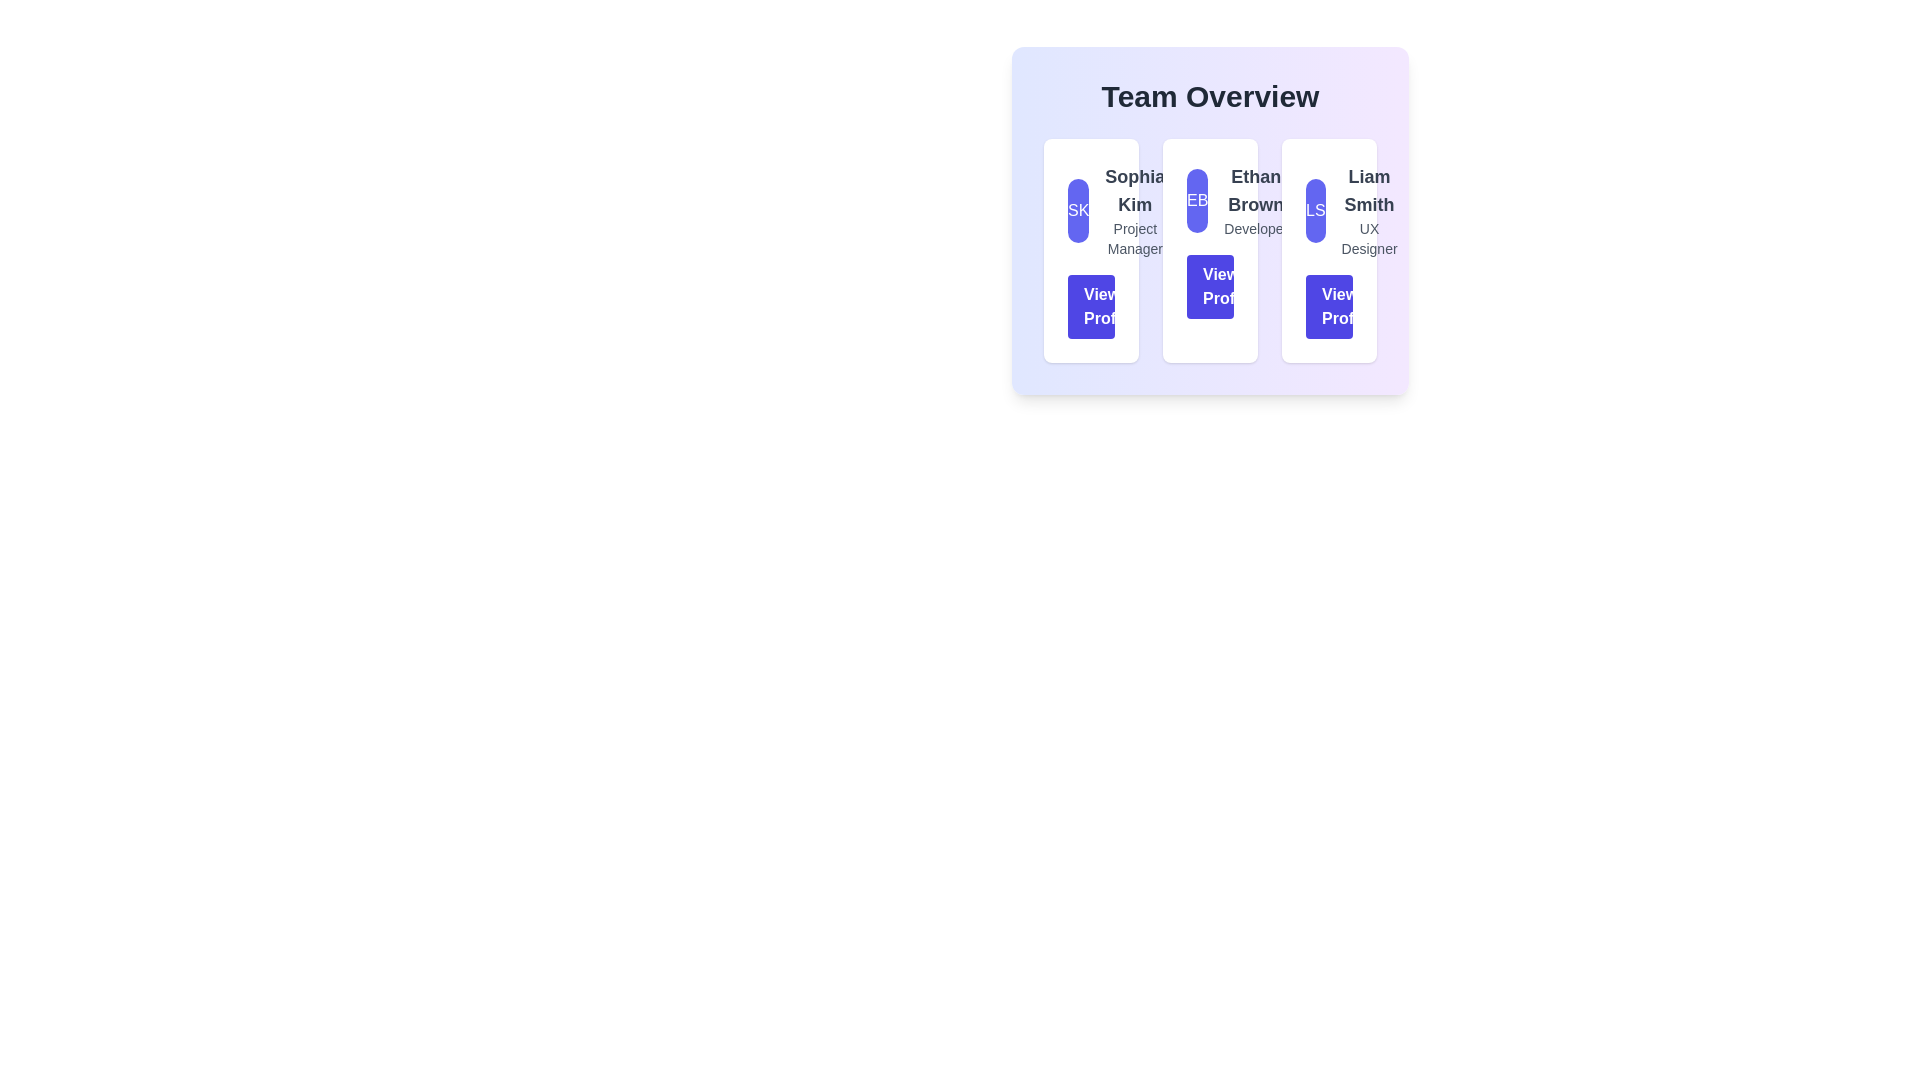 The width and height of the screenshot is (1920, 1080). I want to click on the text label indicating the name of the team member 'Ethan Brown', which is located in the middle column of the 'Team Overview' section, above the 'Developer' label, so click(1255, 191).